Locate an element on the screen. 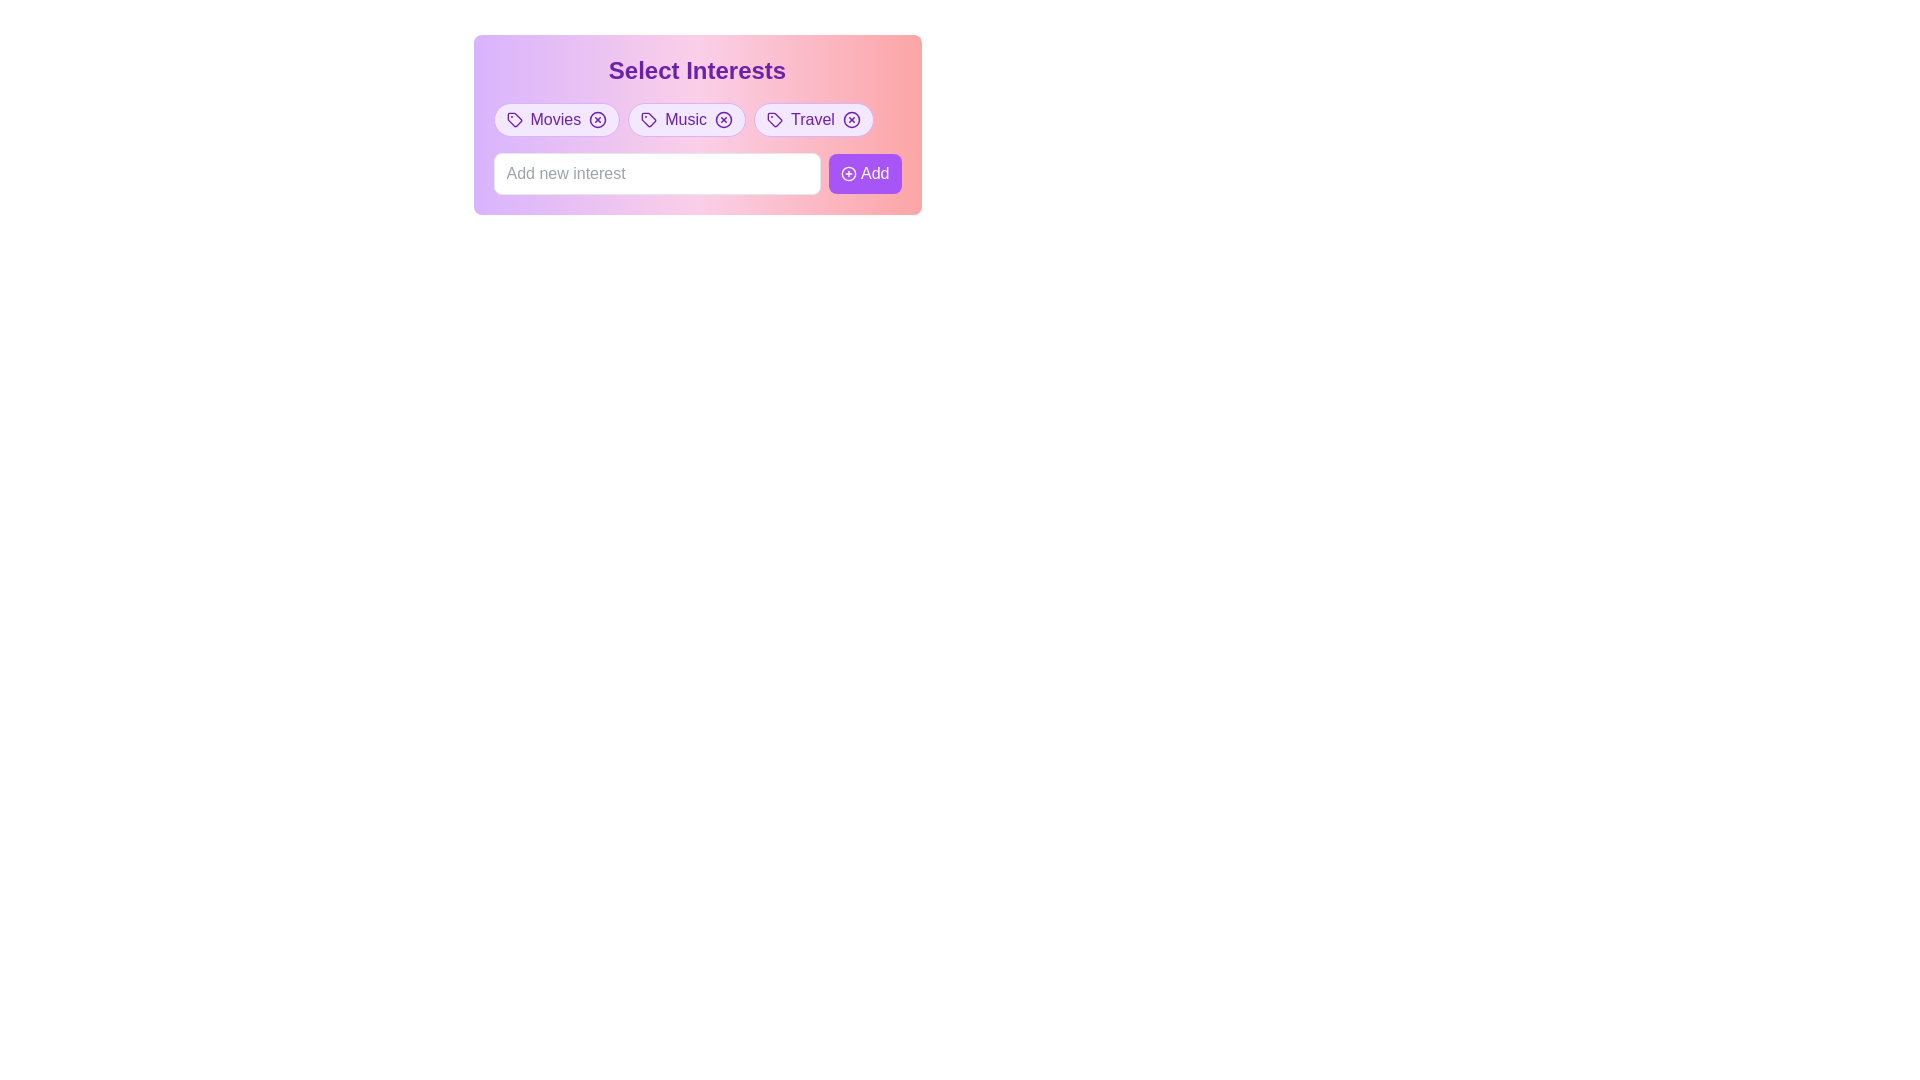 Image resolution: width=1920 pixels, height=1080 pixels. the SVG circle element that visually forms part of the 'Add' button's iconography, centered within the button's bounds is located at coordinates (849, 172).